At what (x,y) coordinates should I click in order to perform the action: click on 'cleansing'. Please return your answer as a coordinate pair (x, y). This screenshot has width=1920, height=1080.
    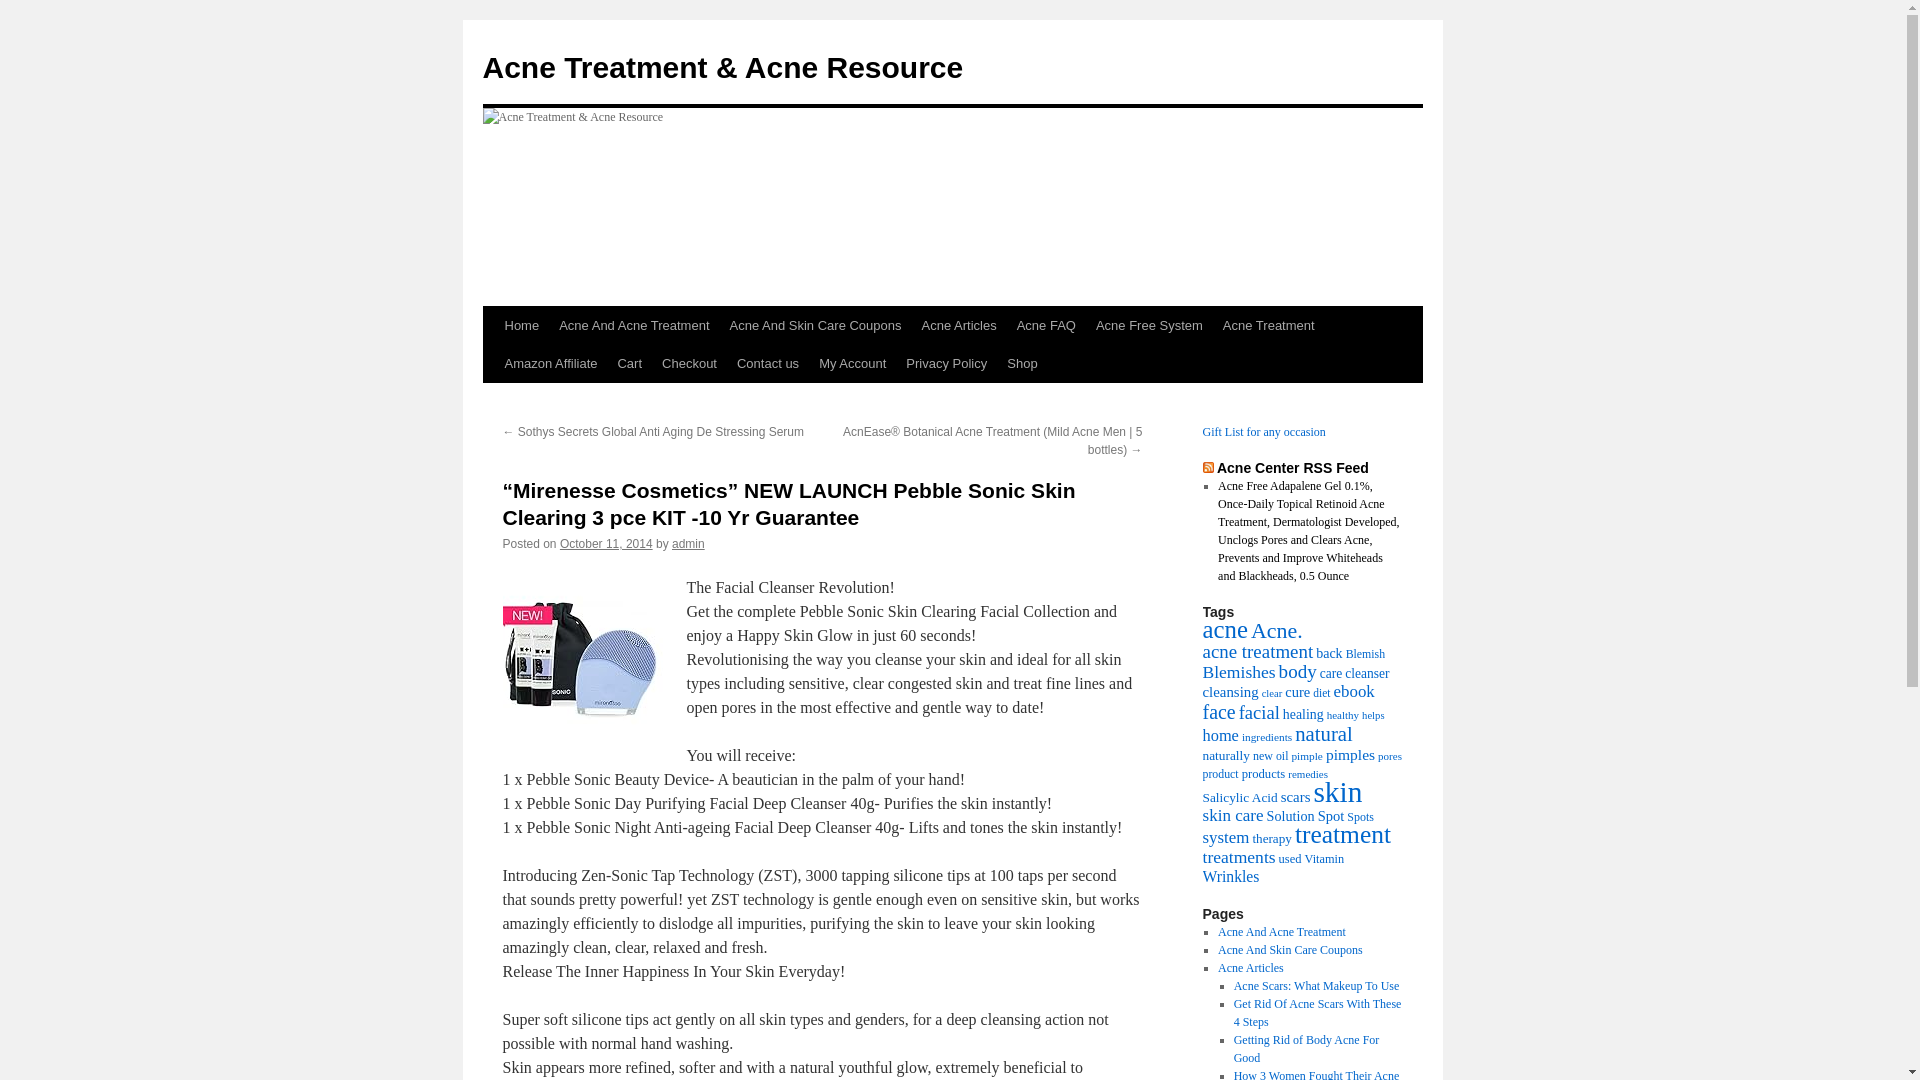
    Looking at the image, I should click on (1228, 690).